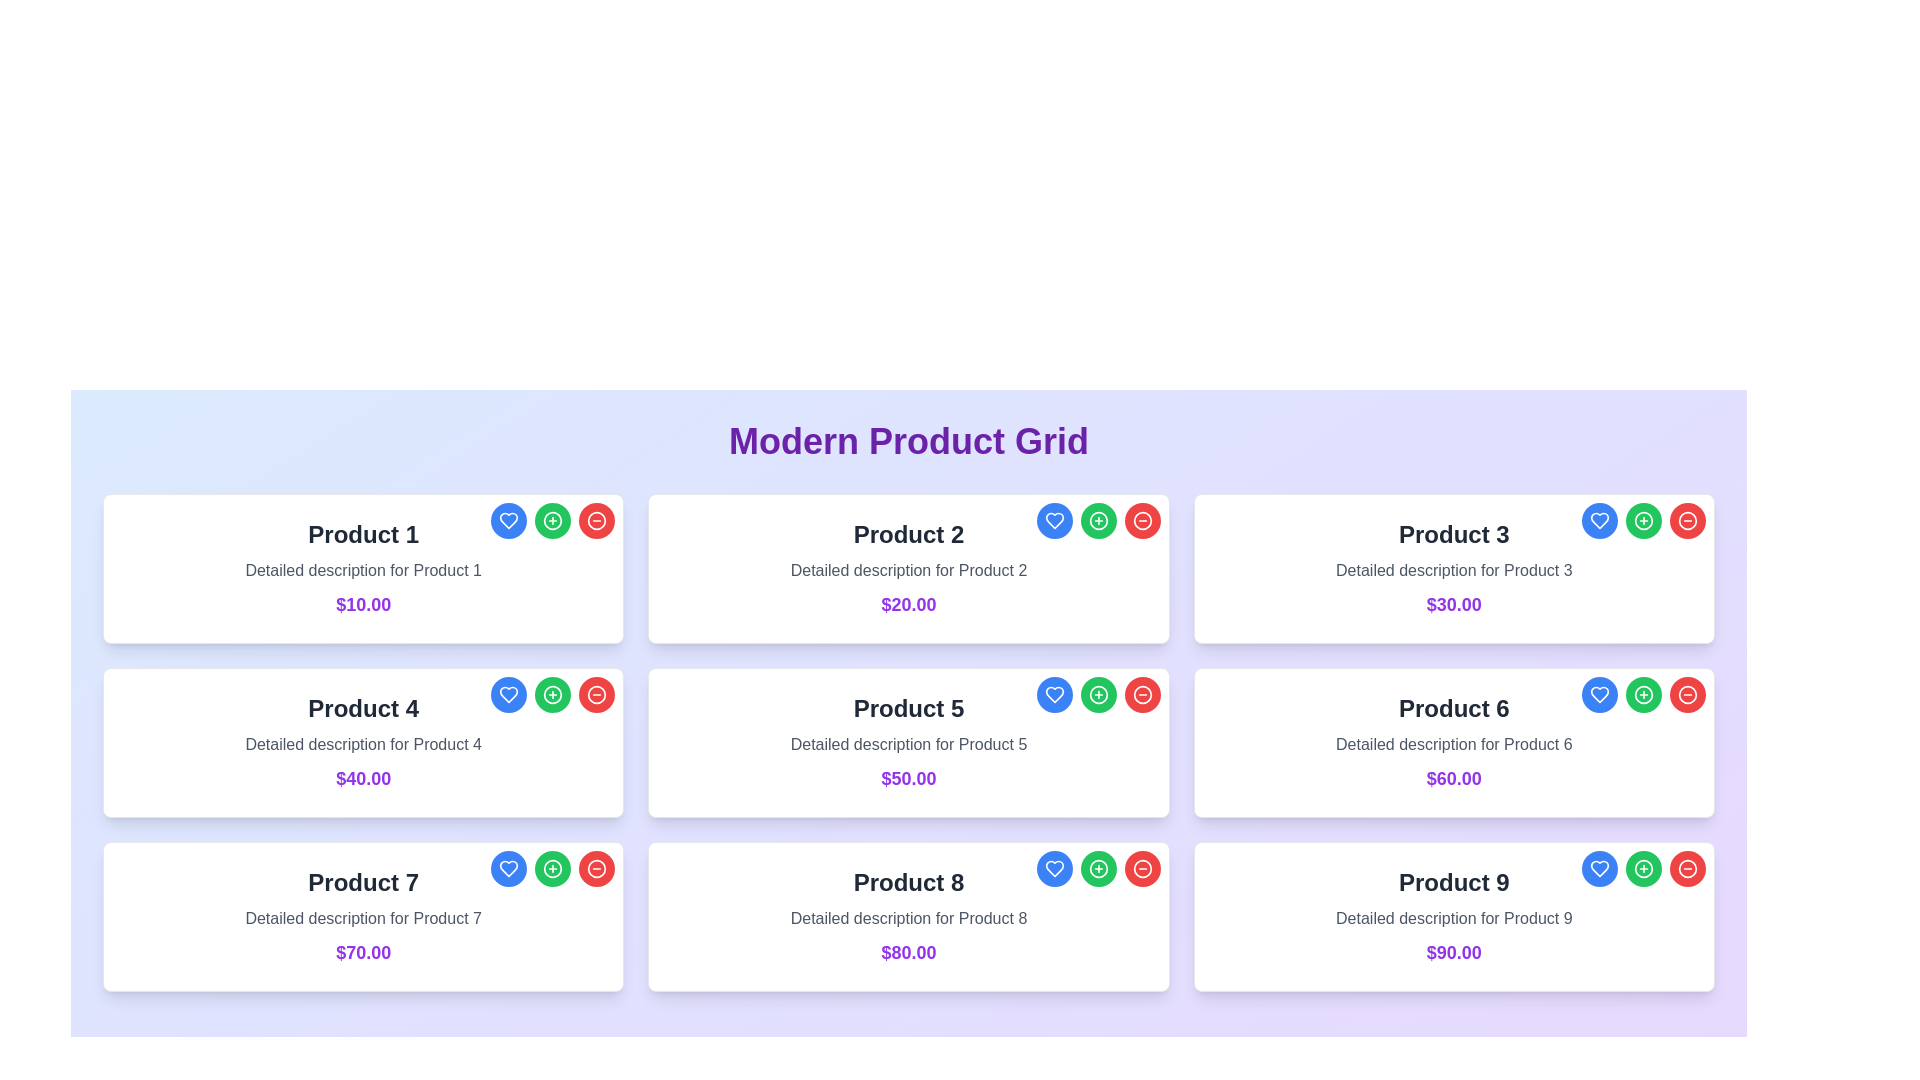 Image resolution: width=1920 pixels, height=1080 pixels. Describe the element at coordinates (1053, 867) in the screenshot. I see `the heart-shaped icon outlined in blue, which represents a 'like' or 'favorite' action, located in the top-right corner of the card labeled 'Product 8'` at that location.